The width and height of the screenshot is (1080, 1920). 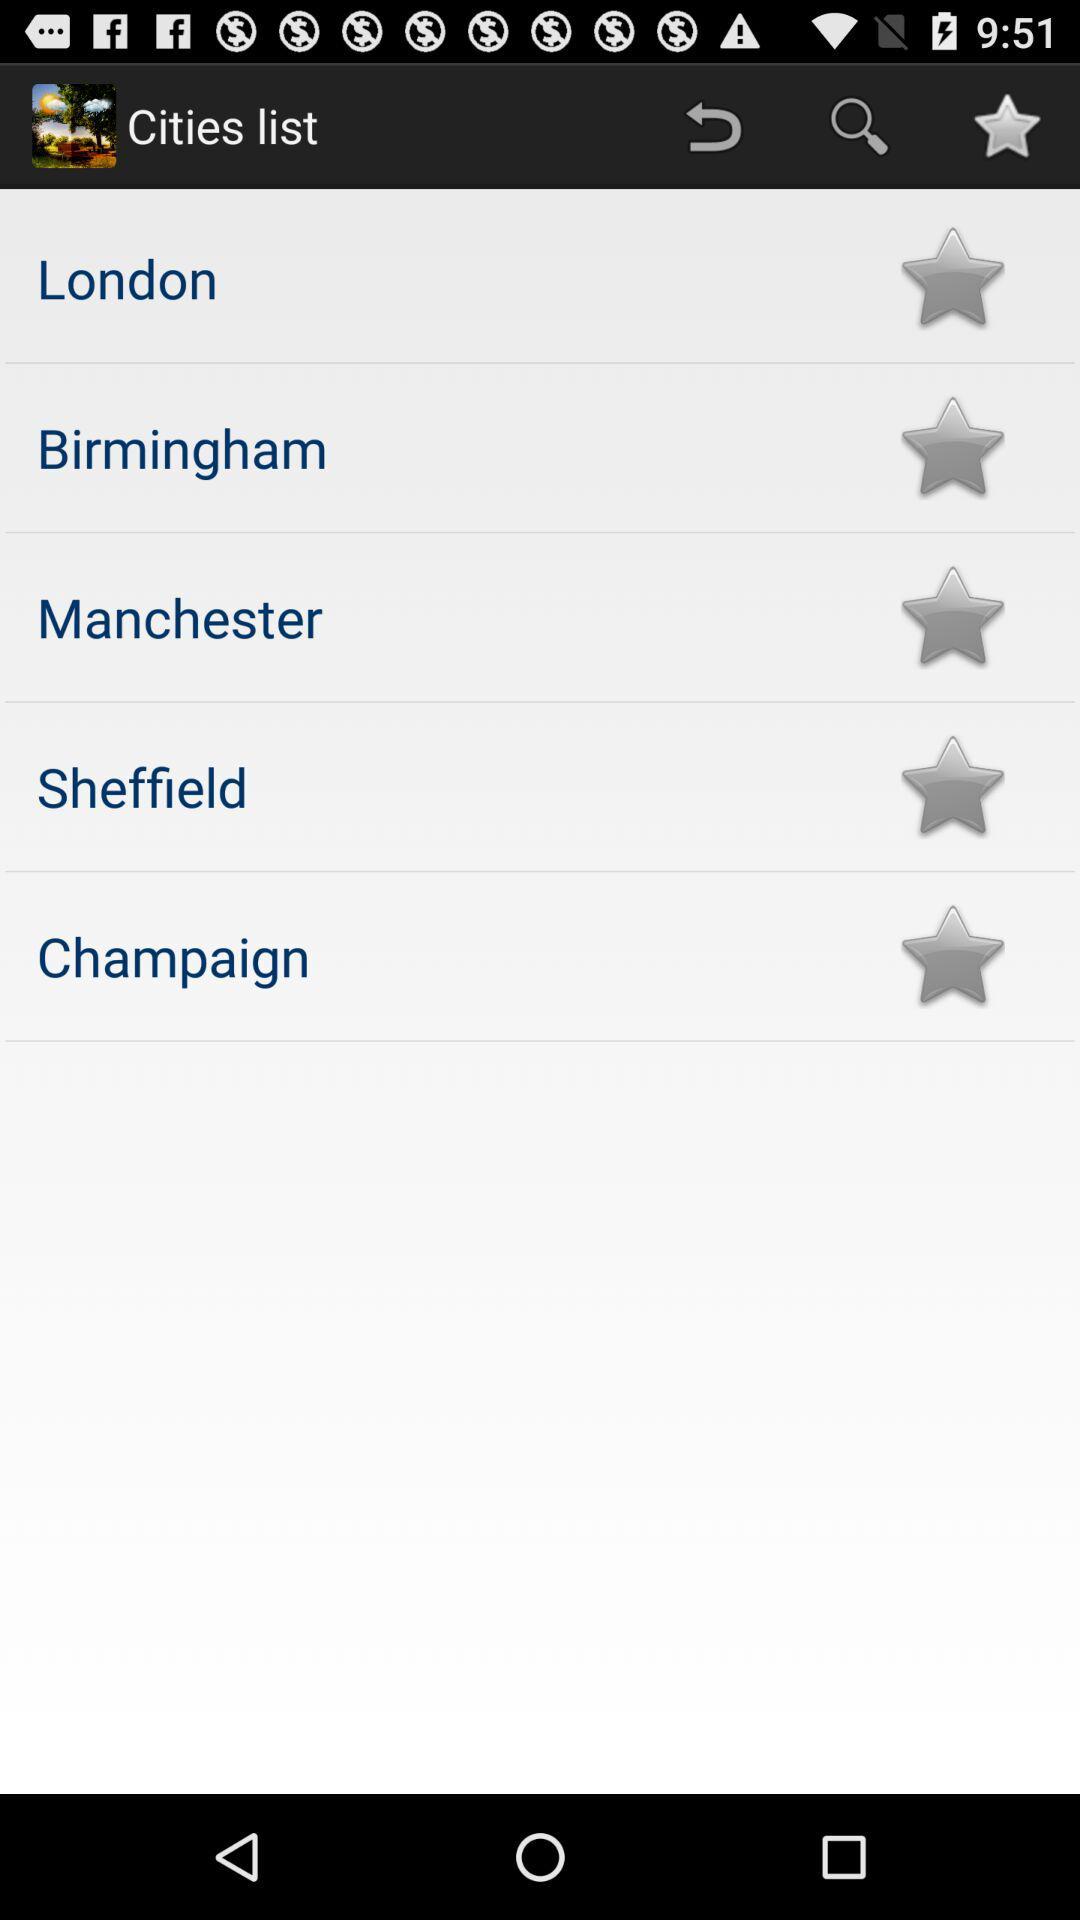 What do you see at coordinates (951, 277) in the screenshot?
I see `rating review` at bounding box center [951, 277].